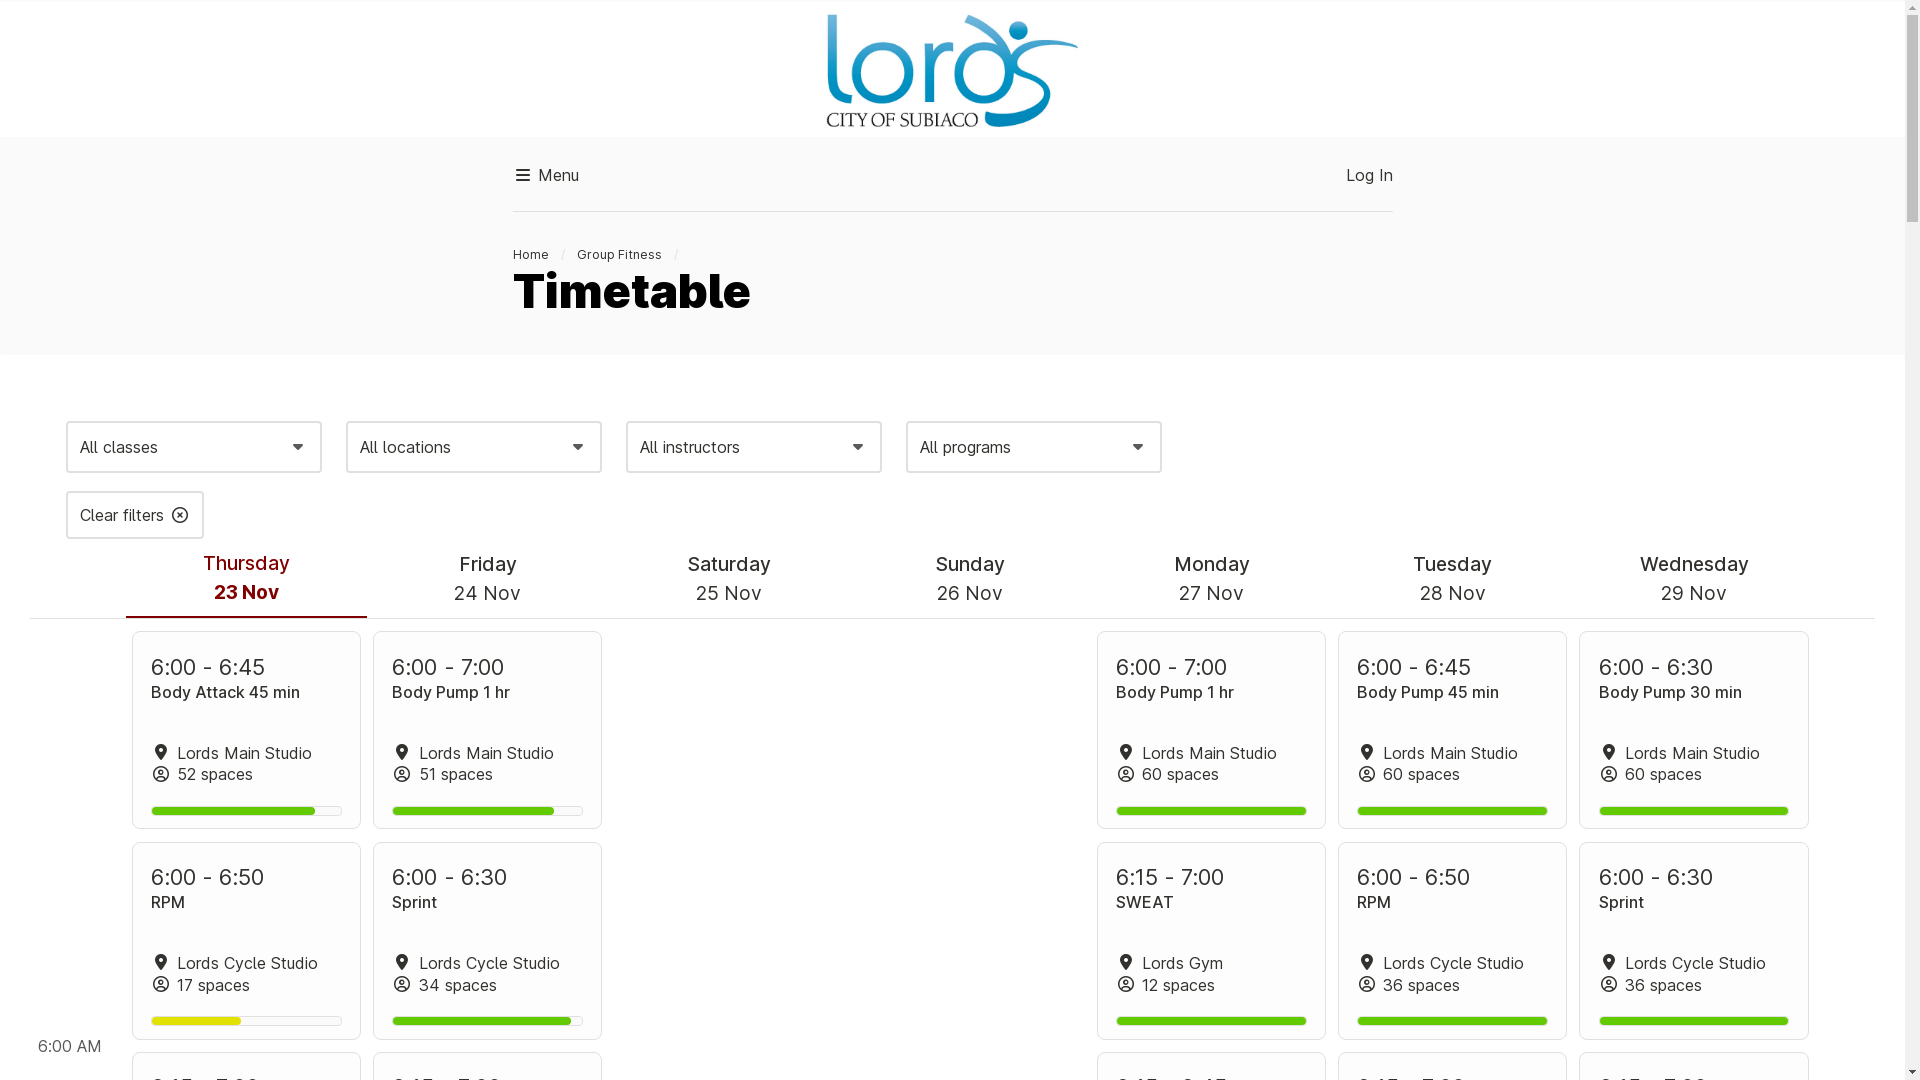 The image size is (1920, 1080). Describe the element at coordinates (1452, 941) in the screenshot. I see `'RPM` at that location.